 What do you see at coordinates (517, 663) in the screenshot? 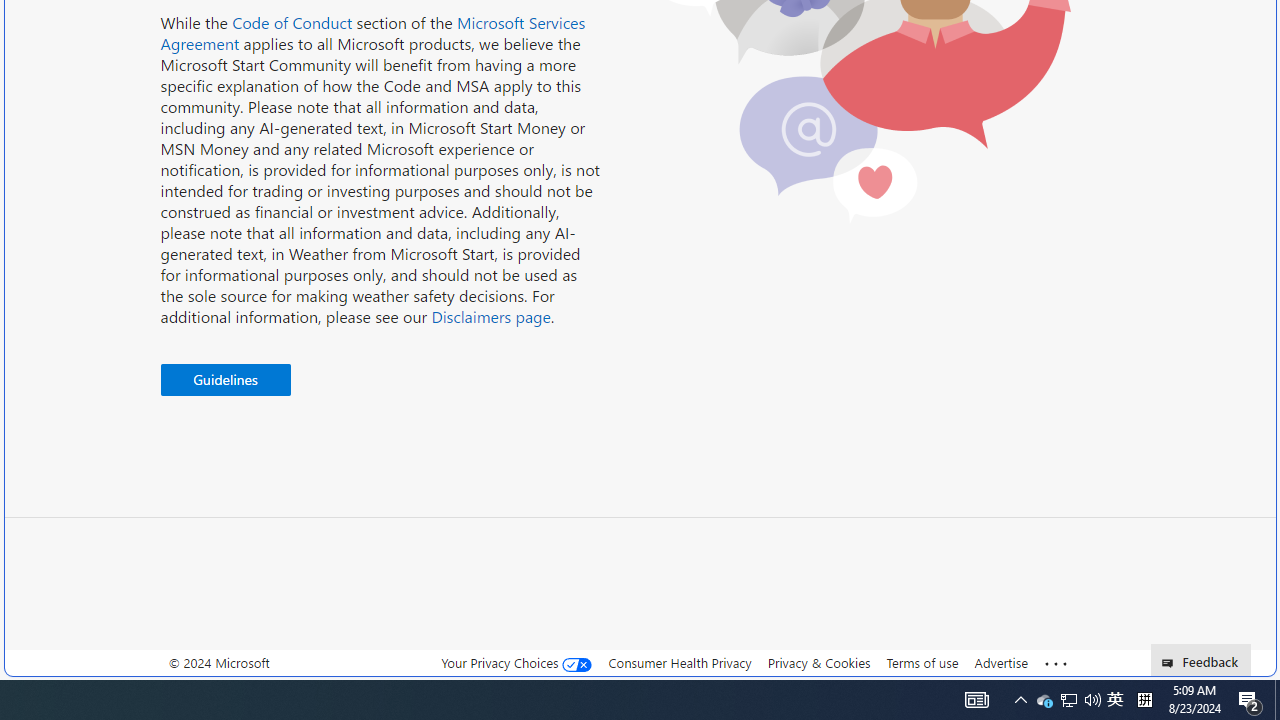
I see `'Your Privacy Choices'` at bounding box center [517, 663].